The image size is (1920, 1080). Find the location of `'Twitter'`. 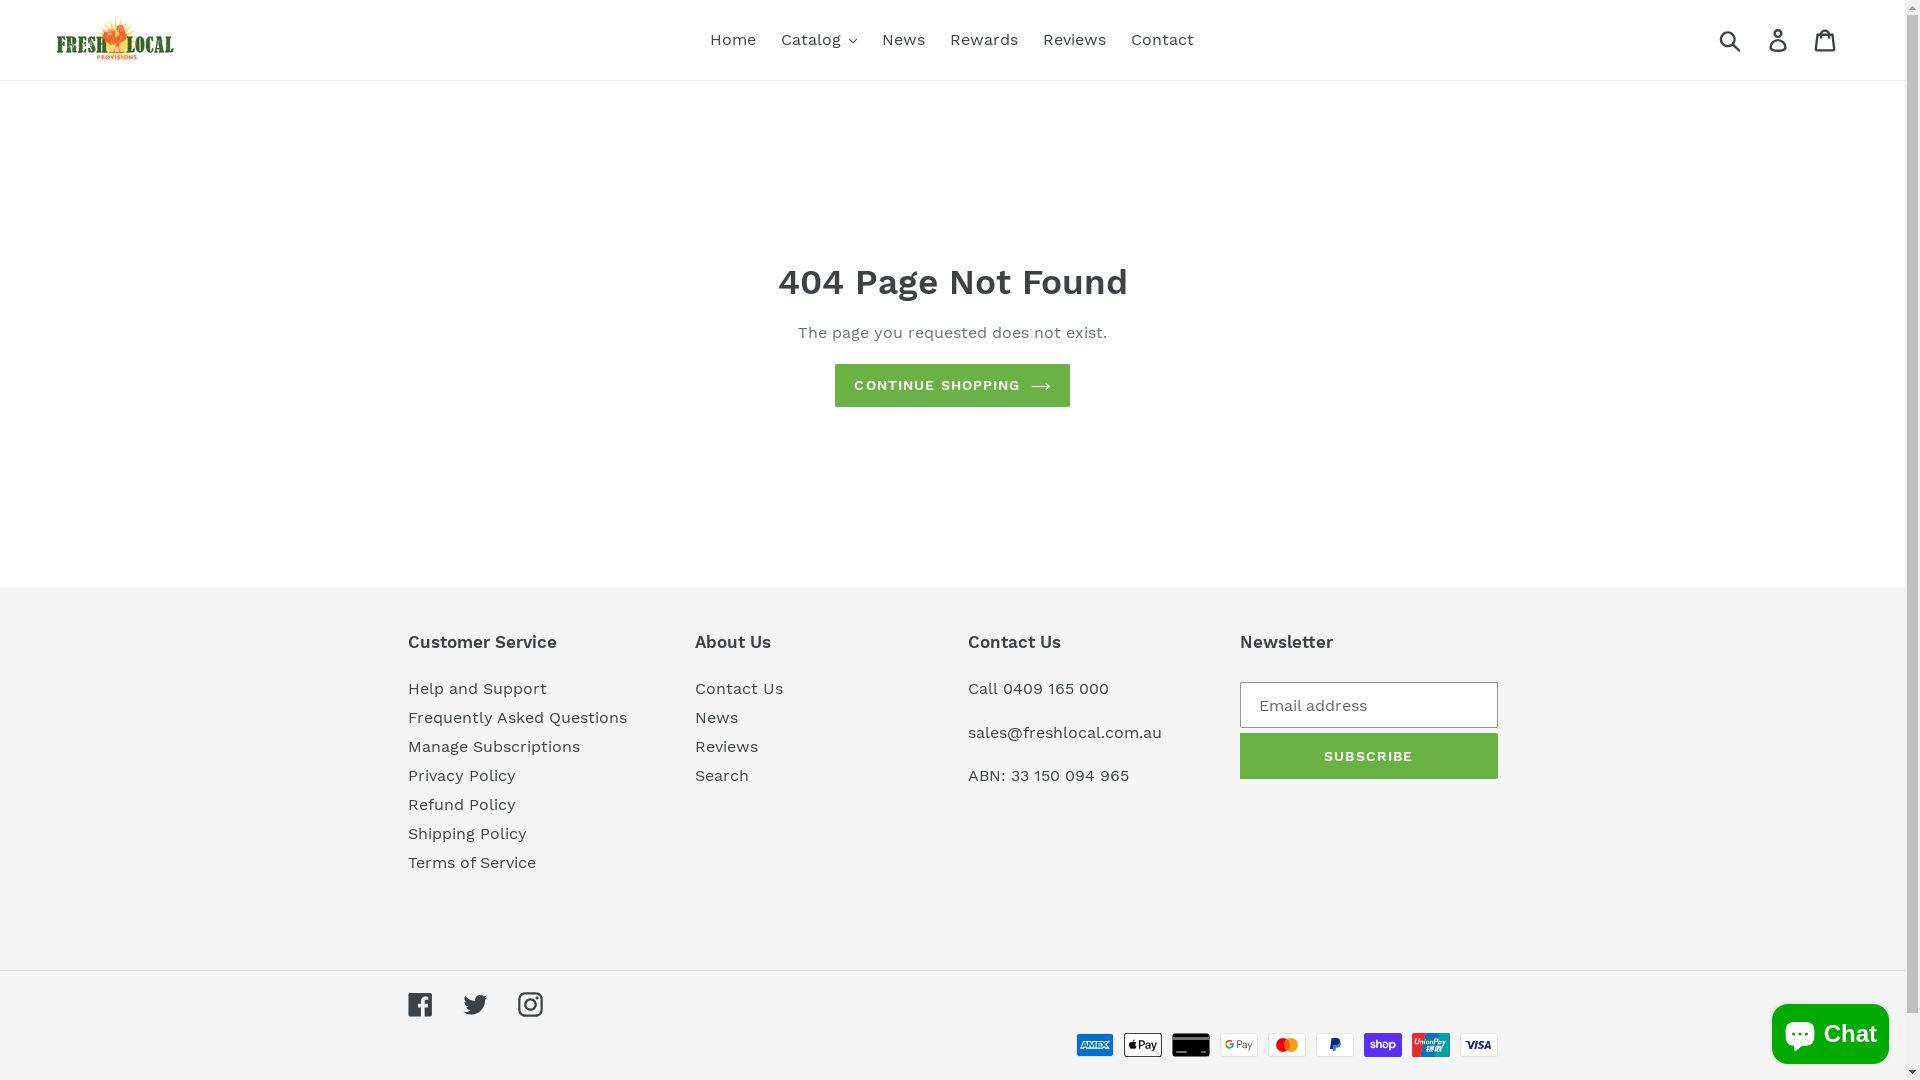

'Twitter' is located at coordinates (473, 1005).